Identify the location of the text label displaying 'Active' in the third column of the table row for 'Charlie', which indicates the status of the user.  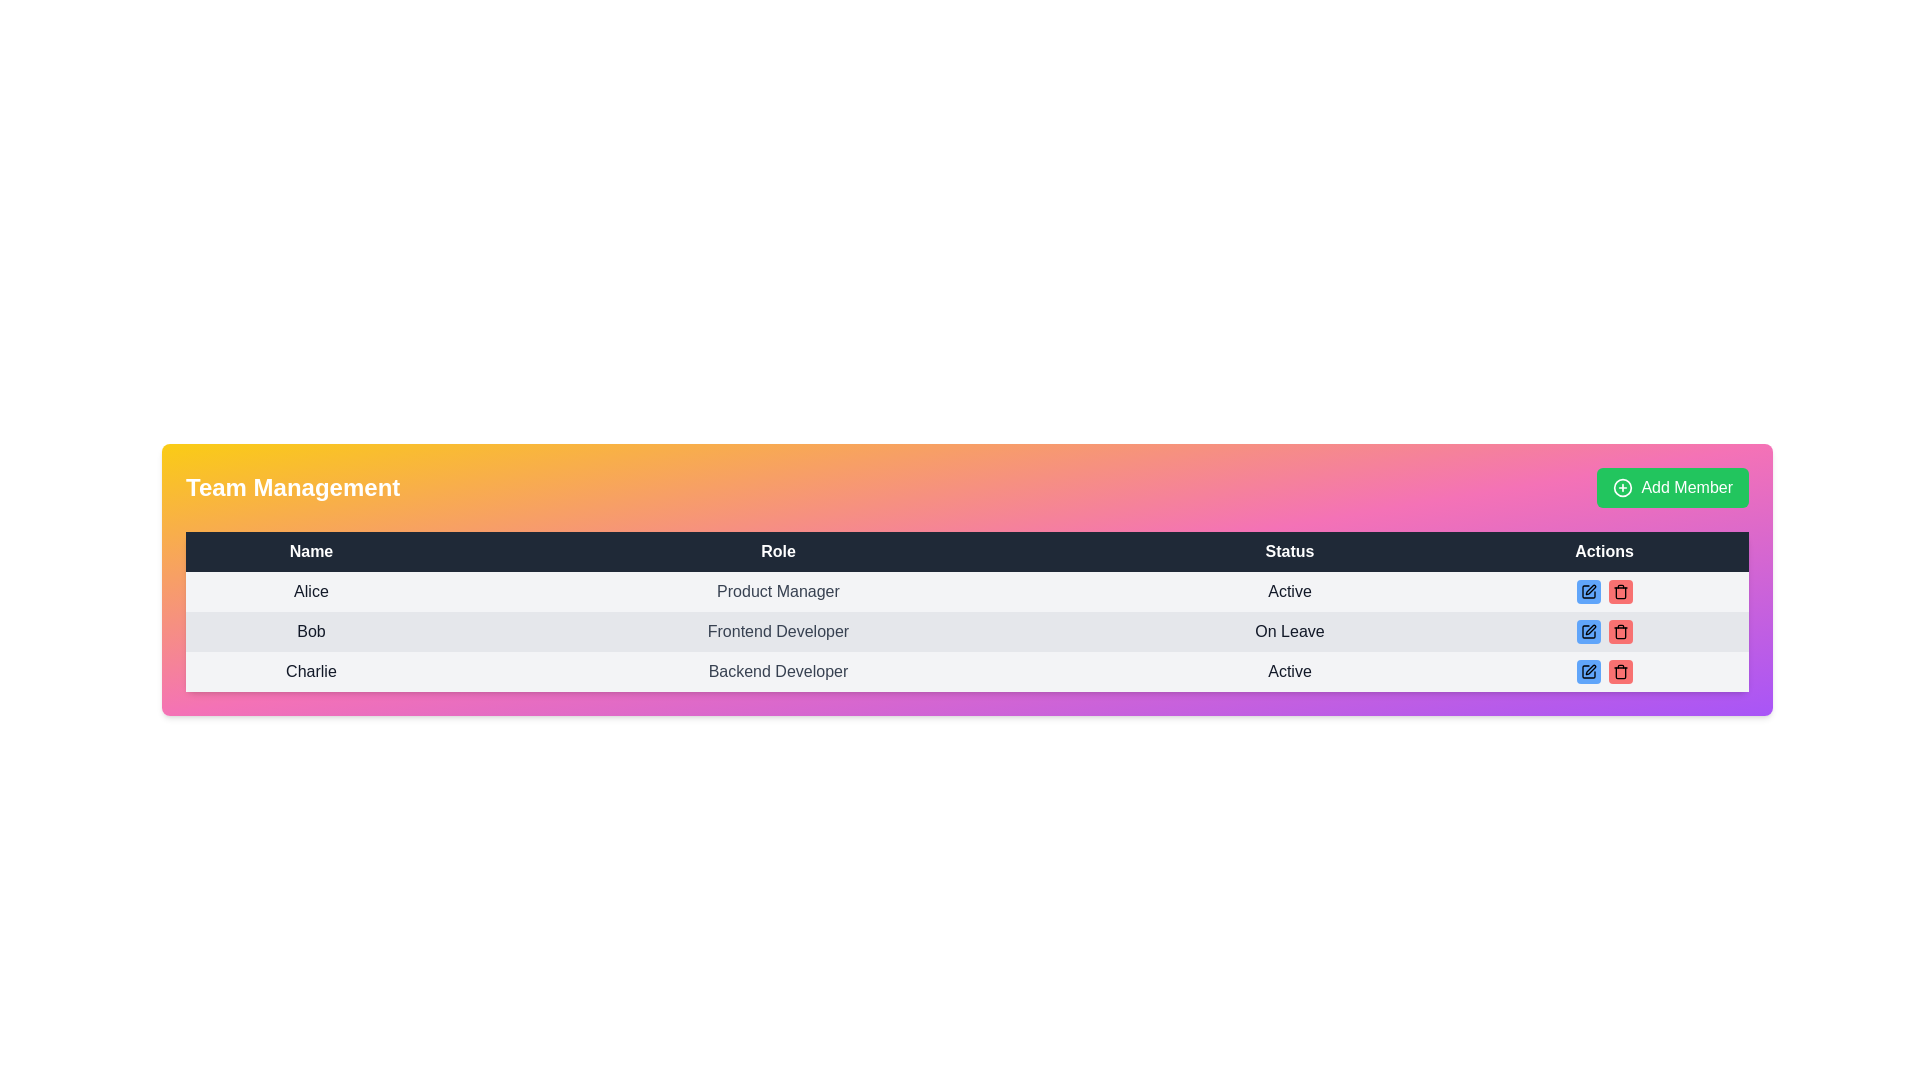
(1290, 671).